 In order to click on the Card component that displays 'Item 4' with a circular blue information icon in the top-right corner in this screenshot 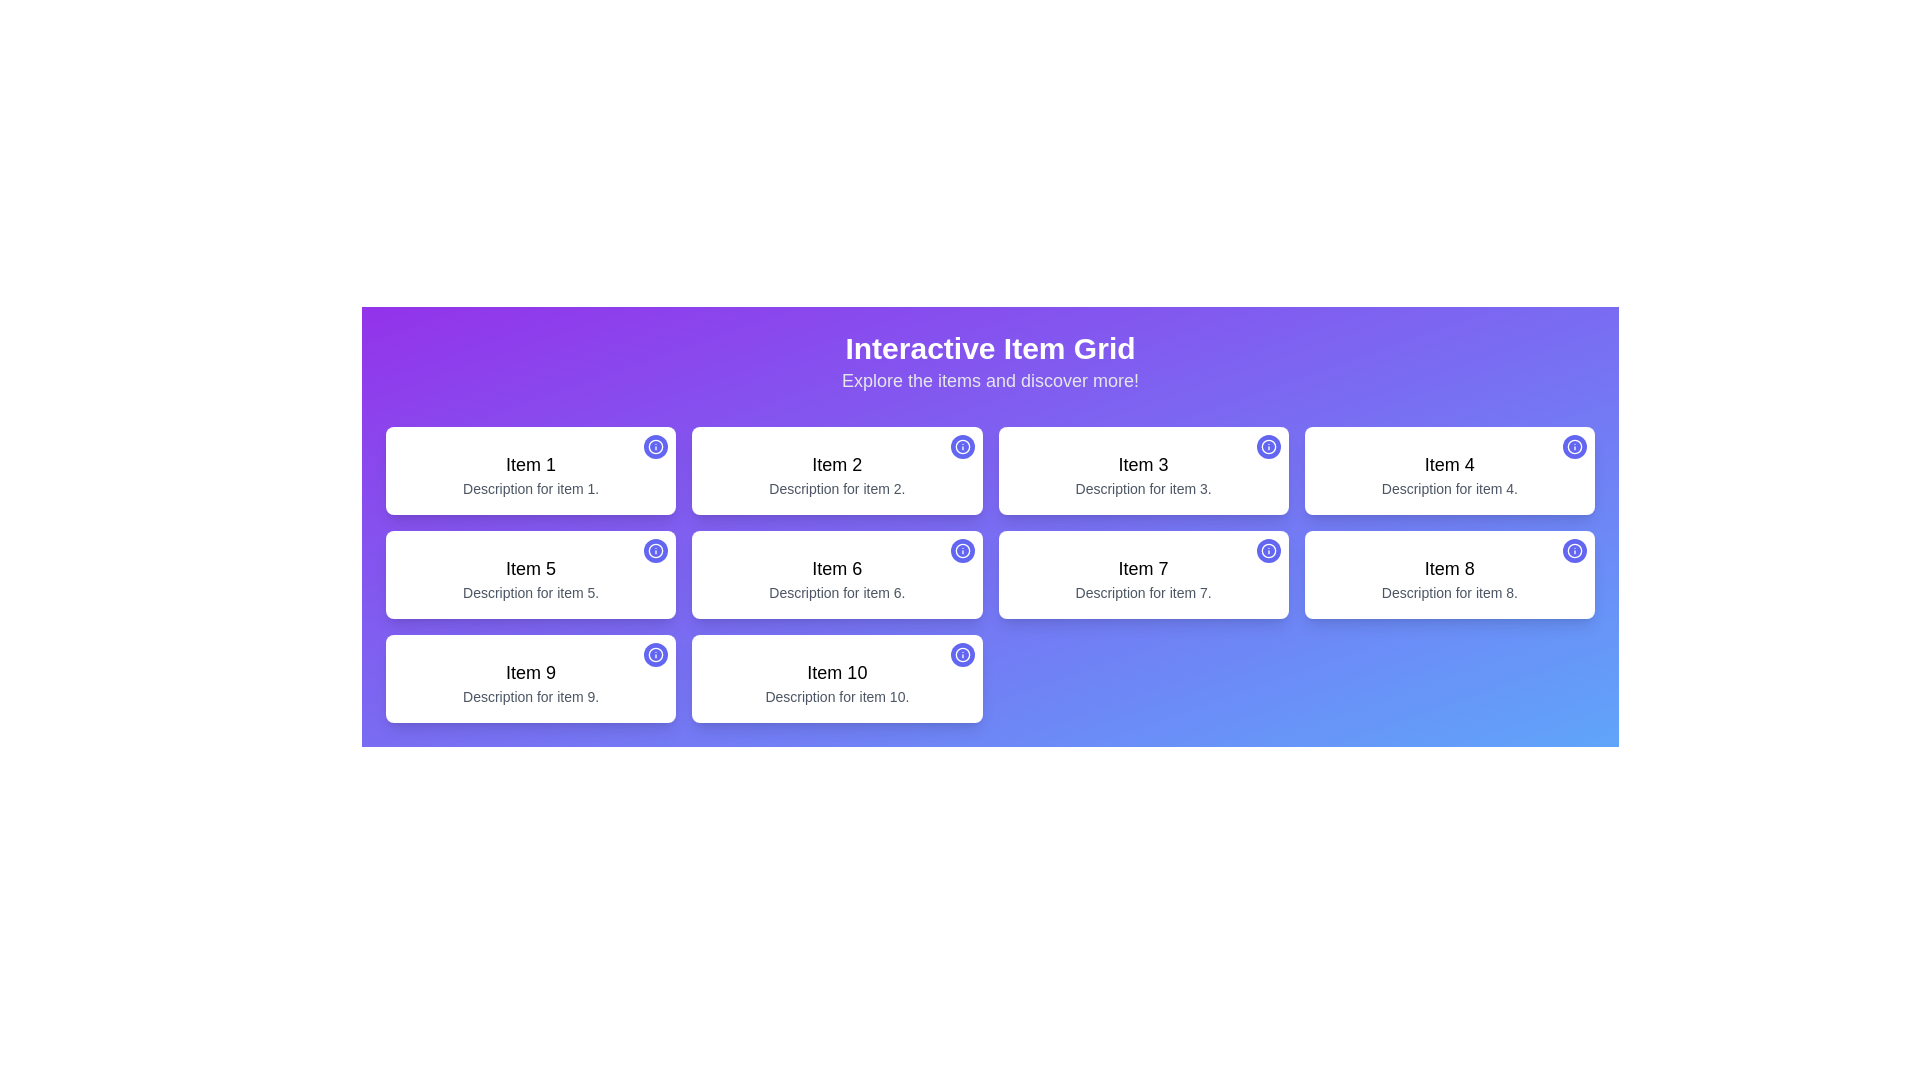, I will do `click(1449, 470)`.